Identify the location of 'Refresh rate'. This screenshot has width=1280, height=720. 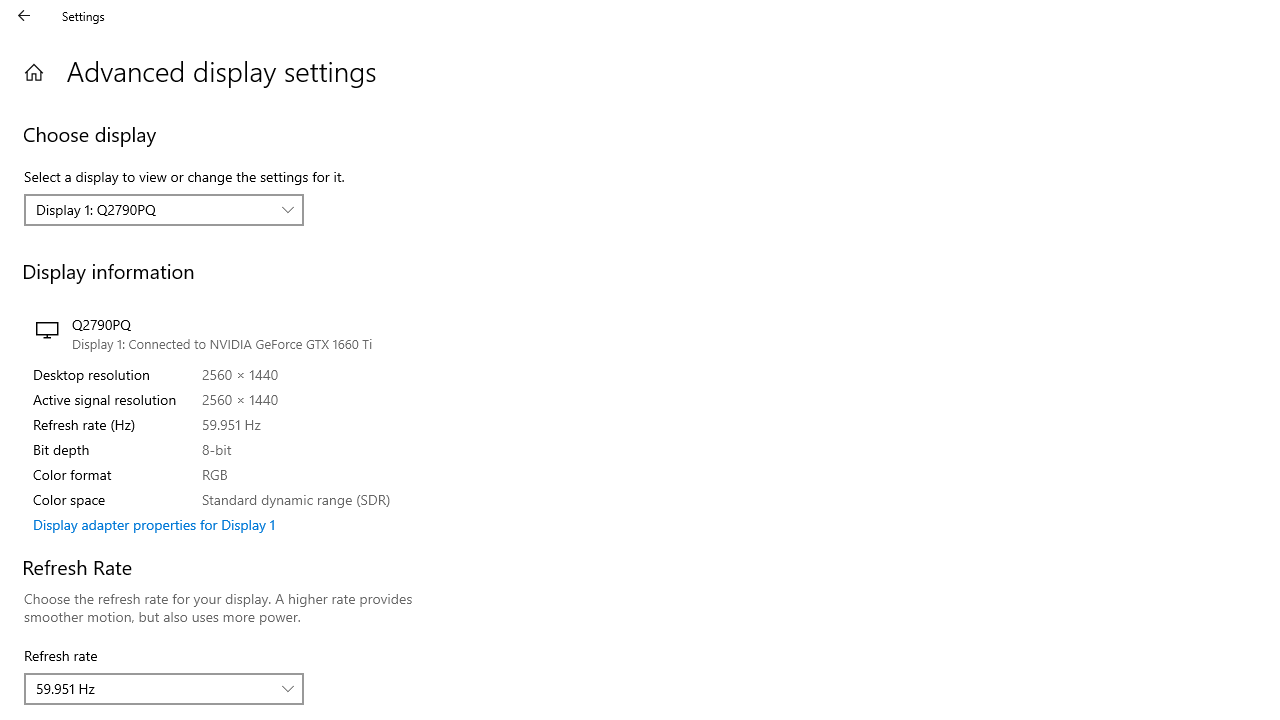
(164, 688).